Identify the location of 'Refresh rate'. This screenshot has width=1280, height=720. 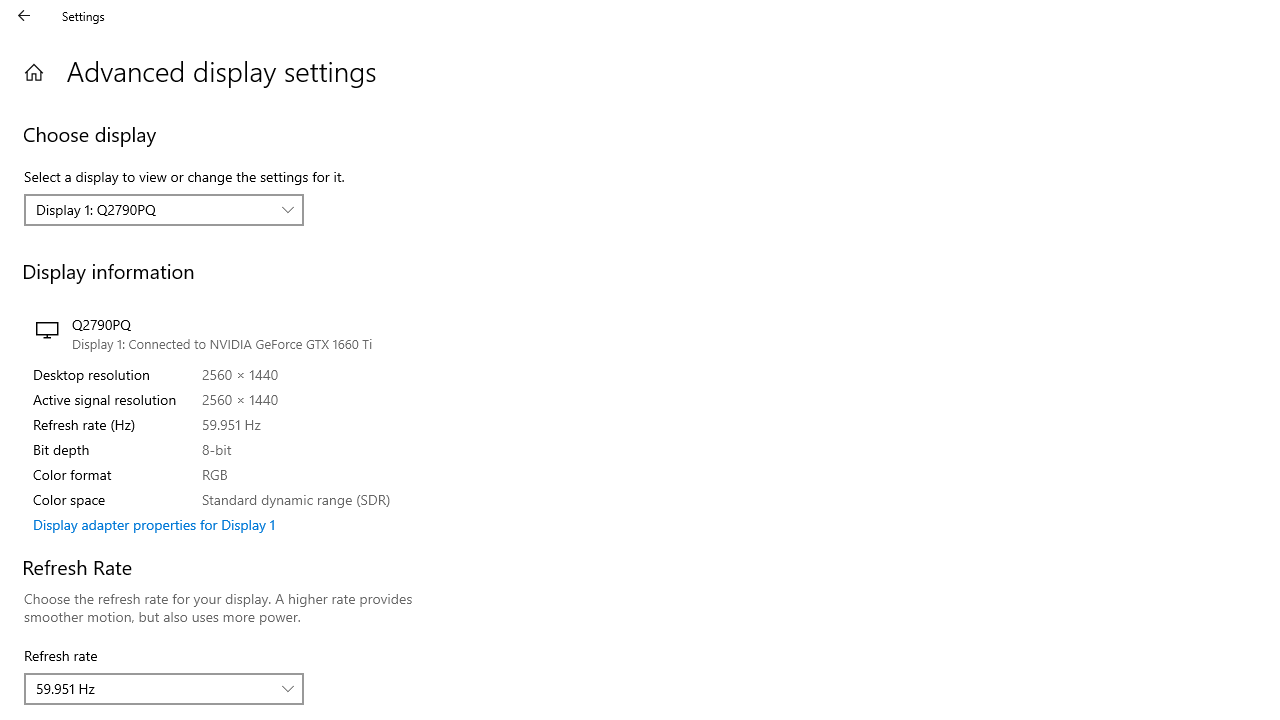
(164, 688).